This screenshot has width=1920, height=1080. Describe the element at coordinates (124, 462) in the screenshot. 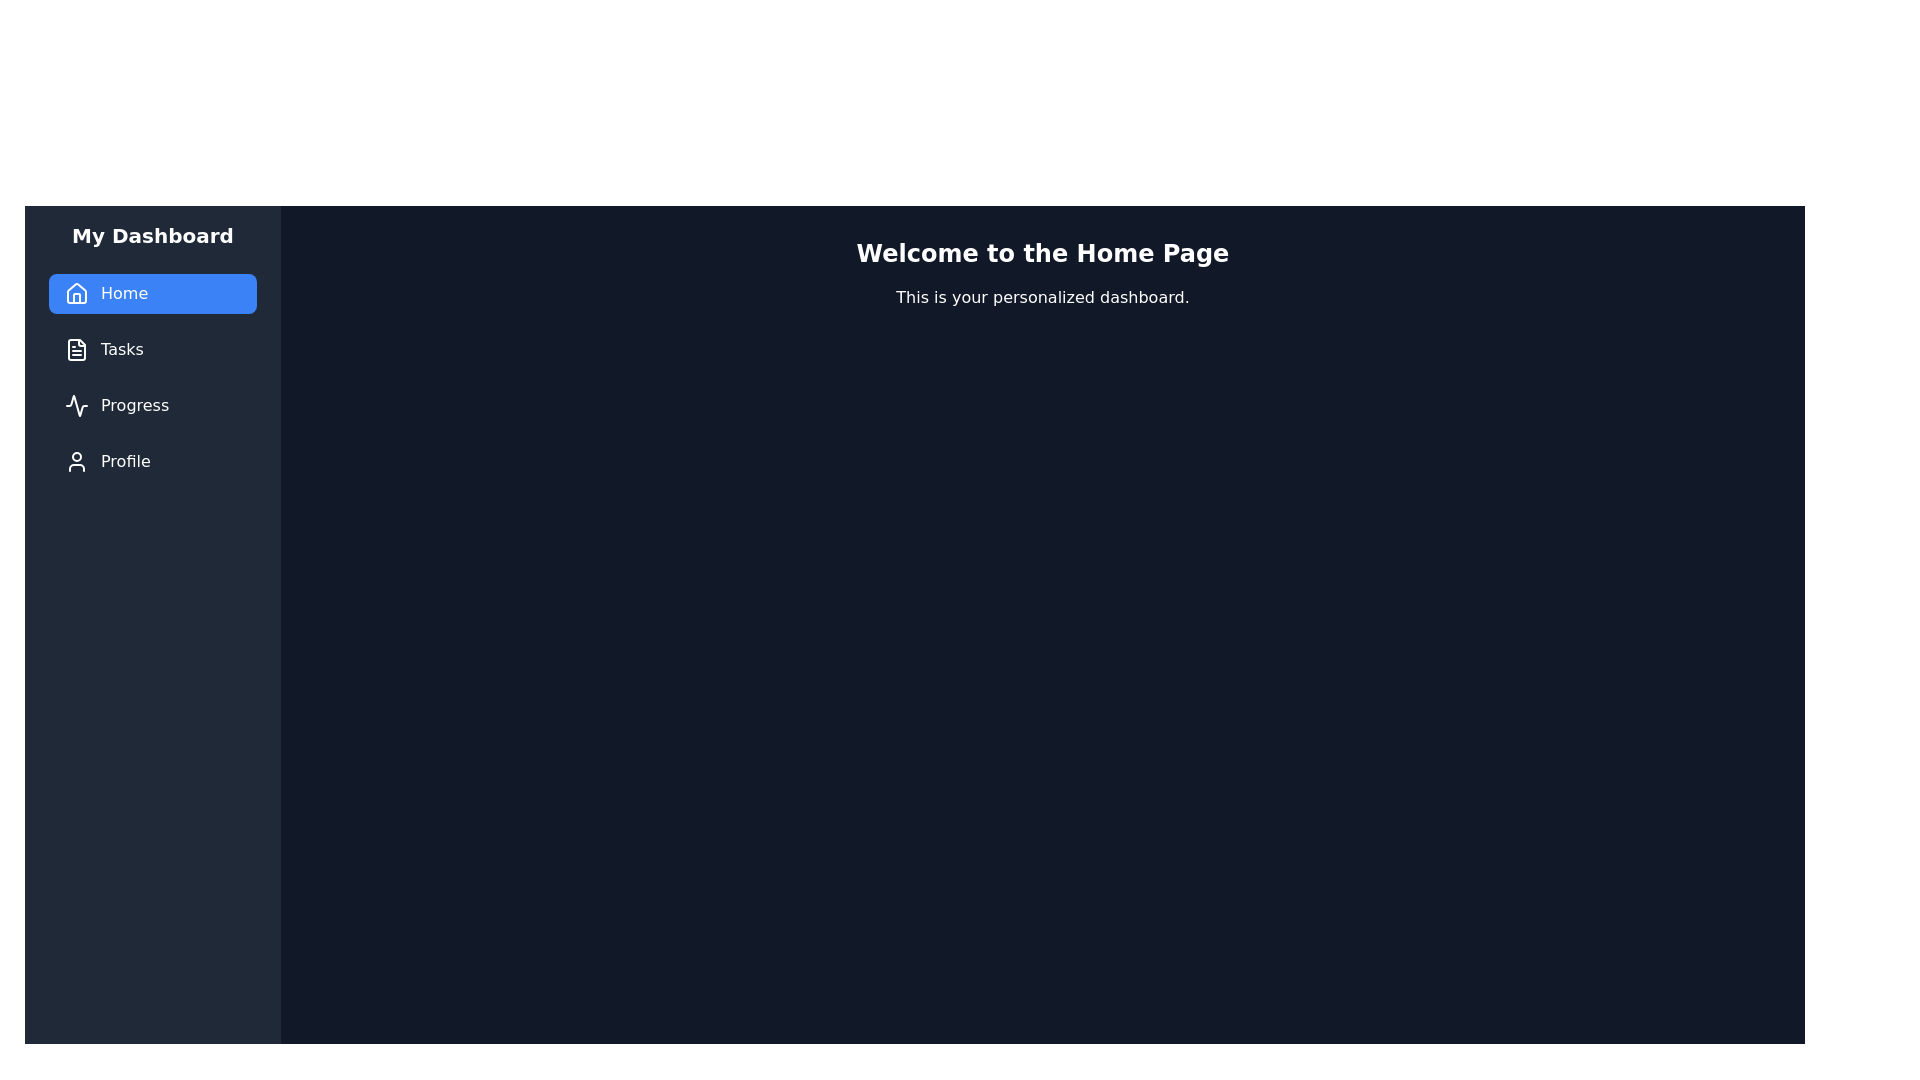

I see `the 'Profile' text label located in the sidebar menu` at that location.